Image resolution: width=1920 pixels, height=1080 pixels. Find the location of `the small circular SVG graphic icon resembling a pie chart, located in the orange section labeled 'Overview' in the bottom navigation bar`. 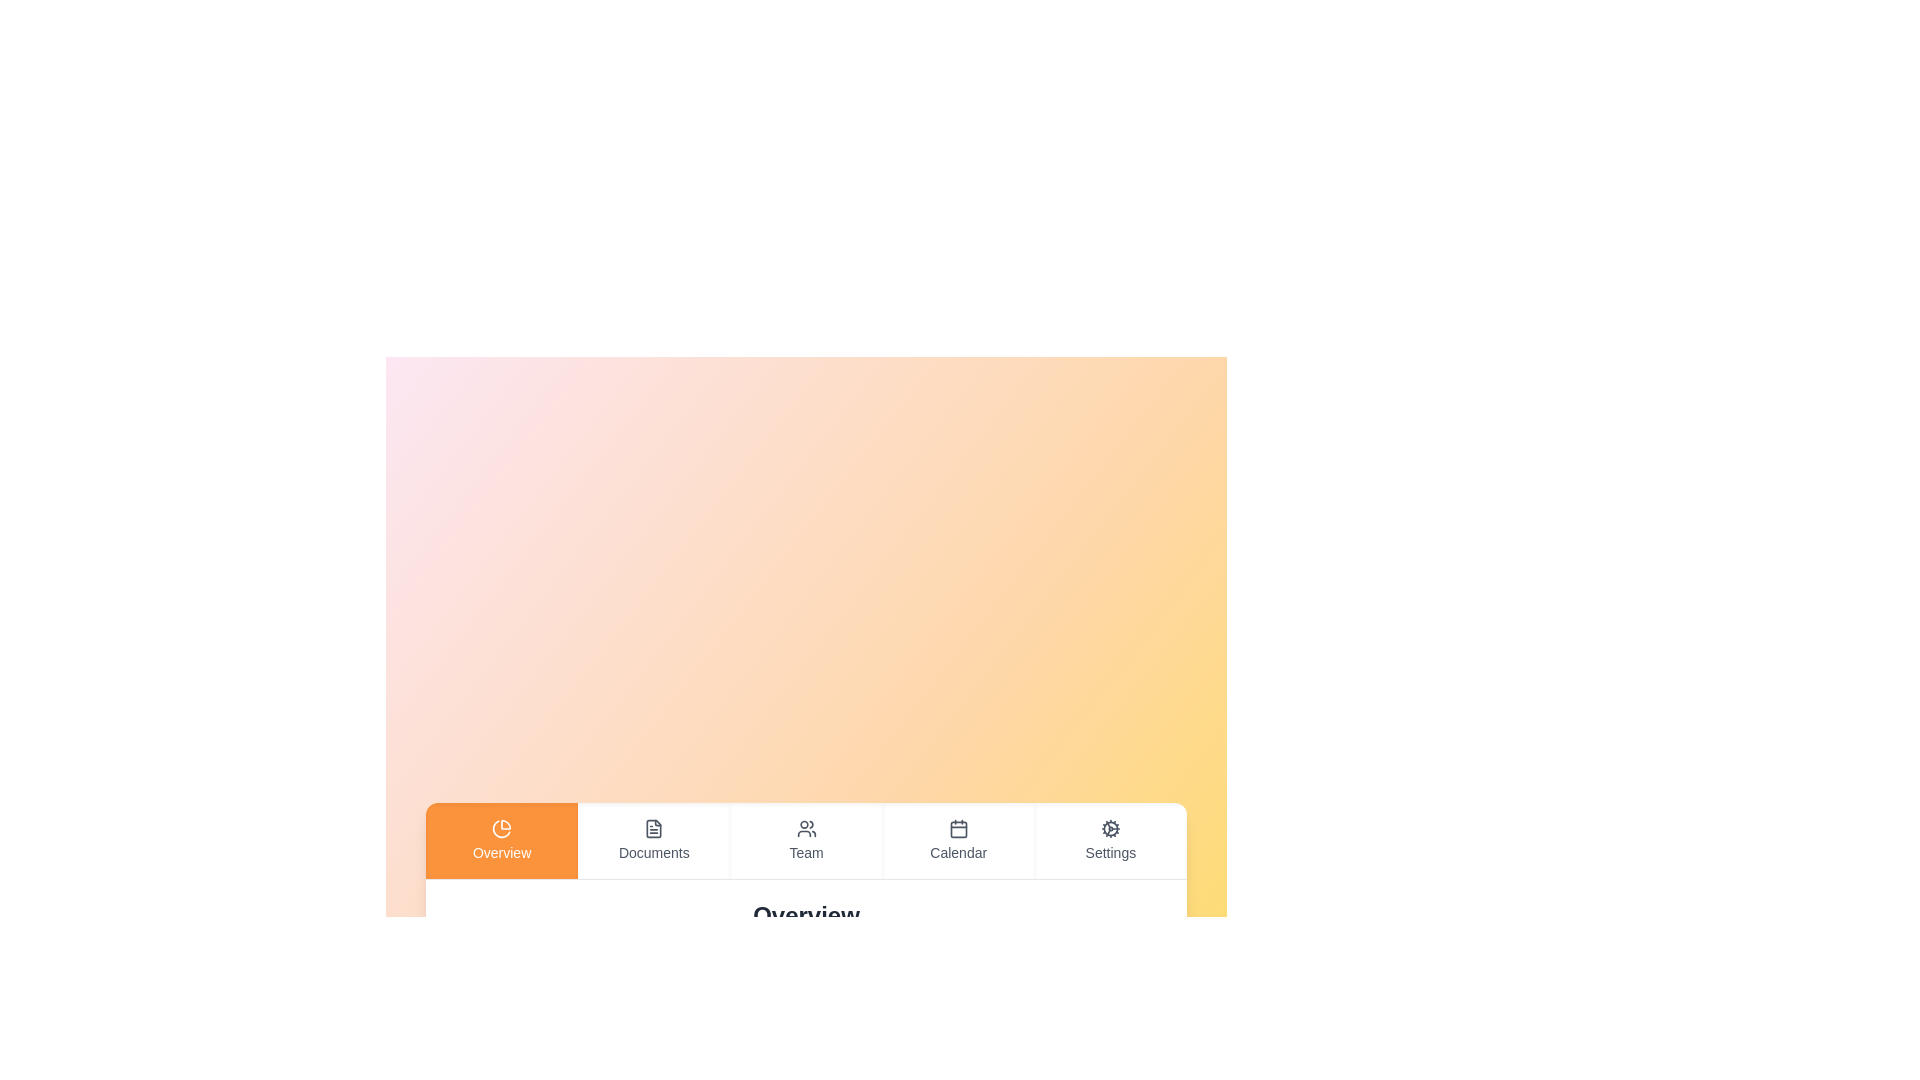

the small circular SVG graphic icon resembling a pie chart, located in the orange section labeled 'Overview' in the bottom navigation bar is located at coordinates (502, 828).